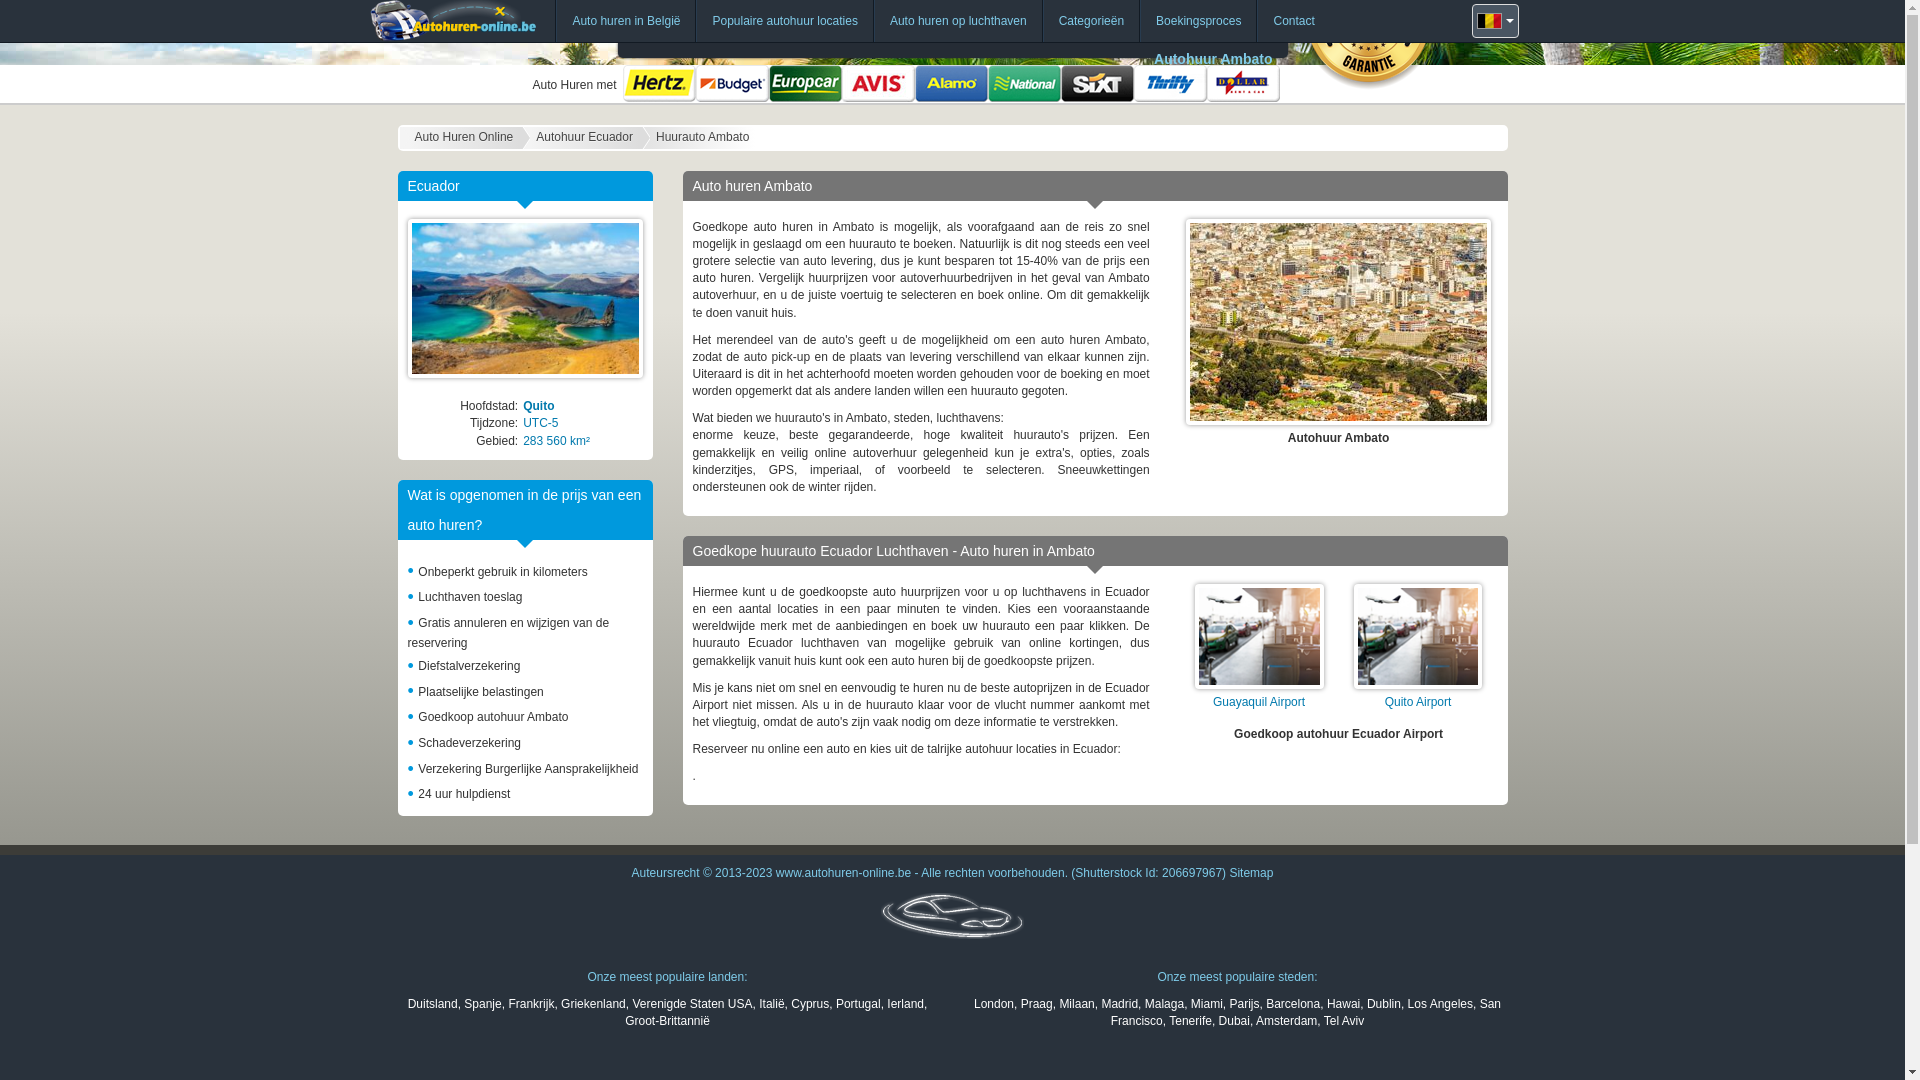 Image resolution: width=1920 pixels, height=1080 pixels. What do you see at coordinates (1164, 1003) in the screenshot?
I see `'Malaga'` at bounding box center [1164, 1003].